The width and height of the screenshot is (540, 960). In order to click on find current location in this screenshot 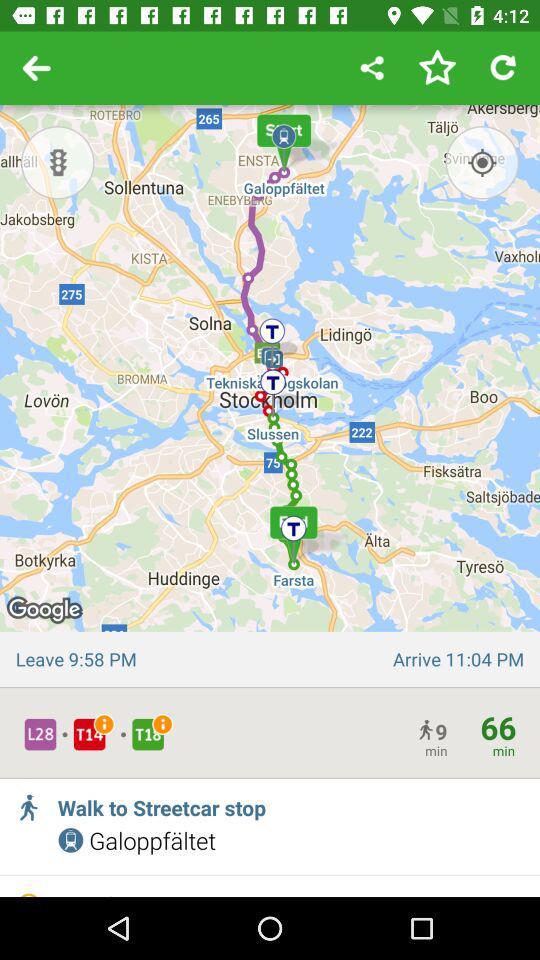, I will do `click(481, 161)`.